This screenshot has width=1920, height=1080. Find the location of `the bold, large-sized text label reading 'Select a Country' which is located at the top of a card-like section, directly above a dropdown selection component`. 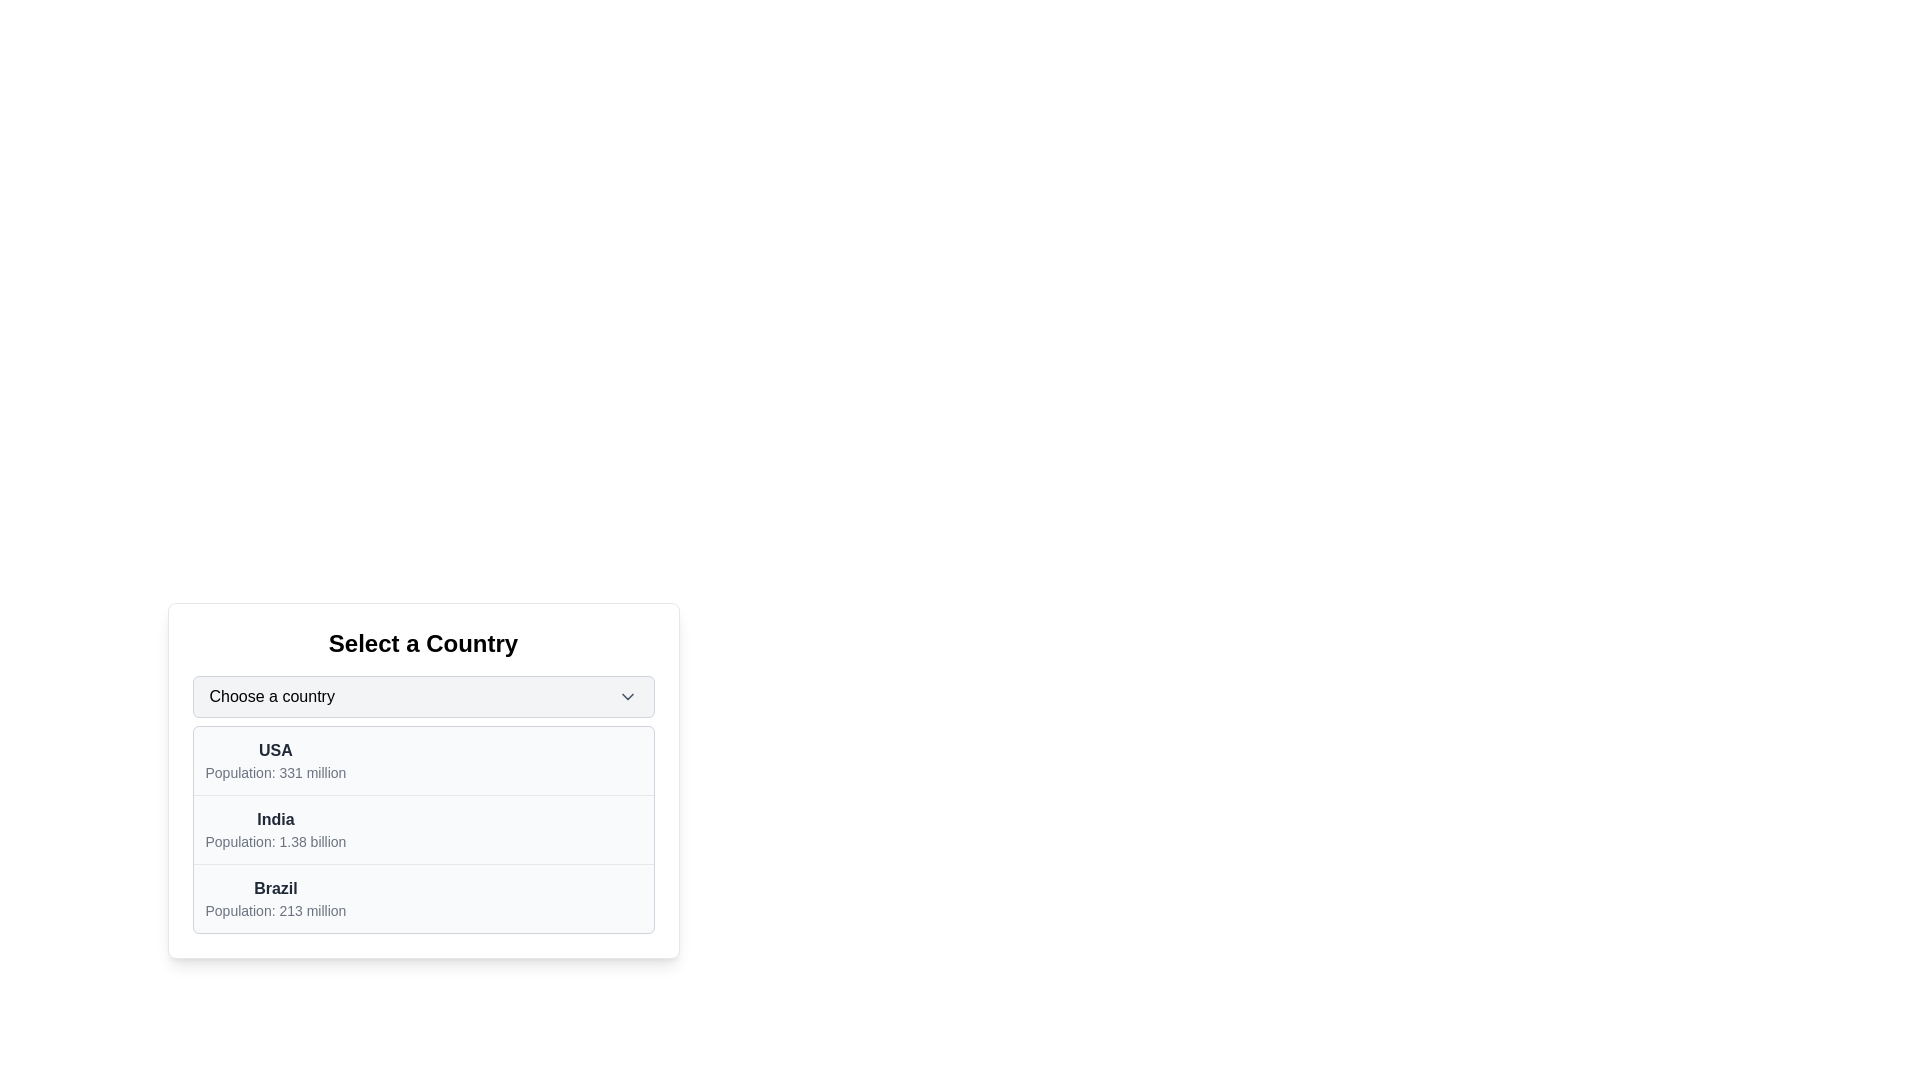

the bold, large-sized text label reading 'Select a Country' which is located at the top of a card-like section, directly above a dropdown selection component is located at coordinates (422, 644).